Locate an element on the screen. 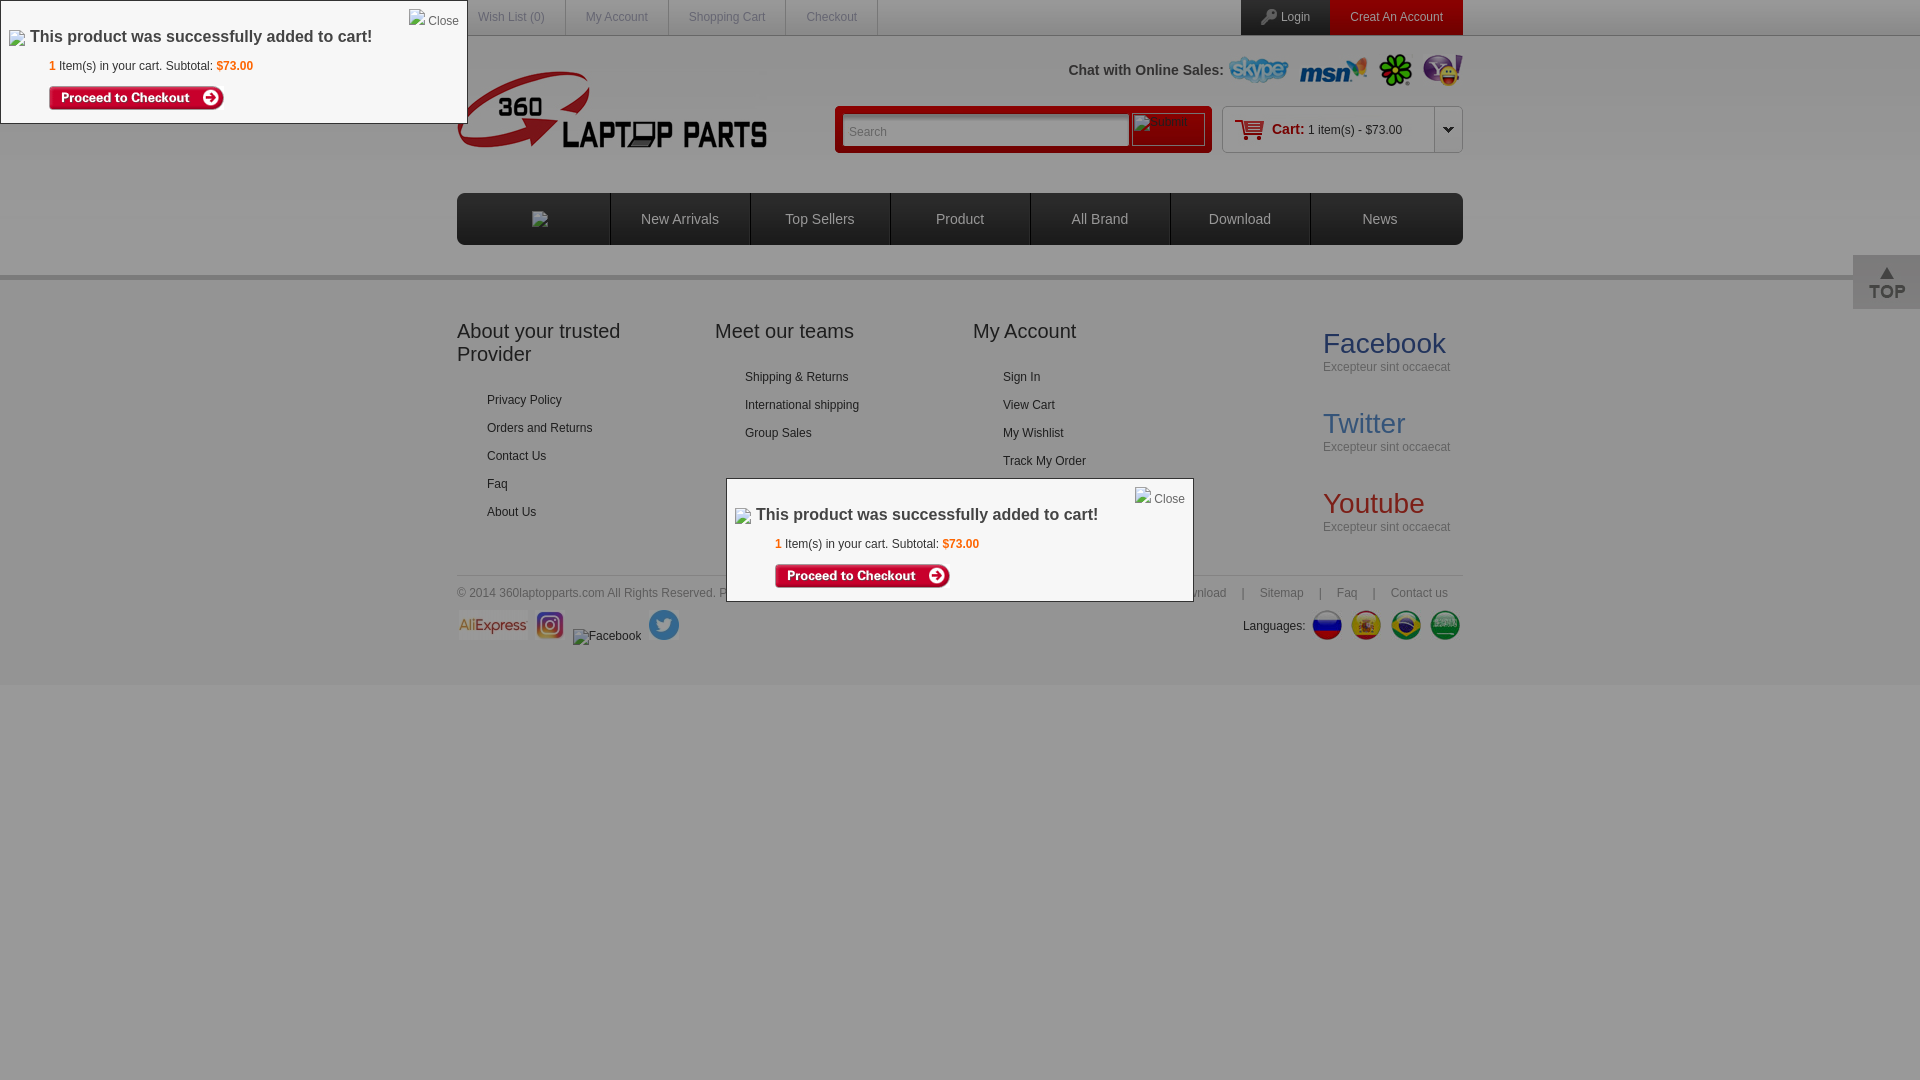 The height and width of the screenshot is (1080, 1920). 'All Brand' is located at coordinates (1099, 219).